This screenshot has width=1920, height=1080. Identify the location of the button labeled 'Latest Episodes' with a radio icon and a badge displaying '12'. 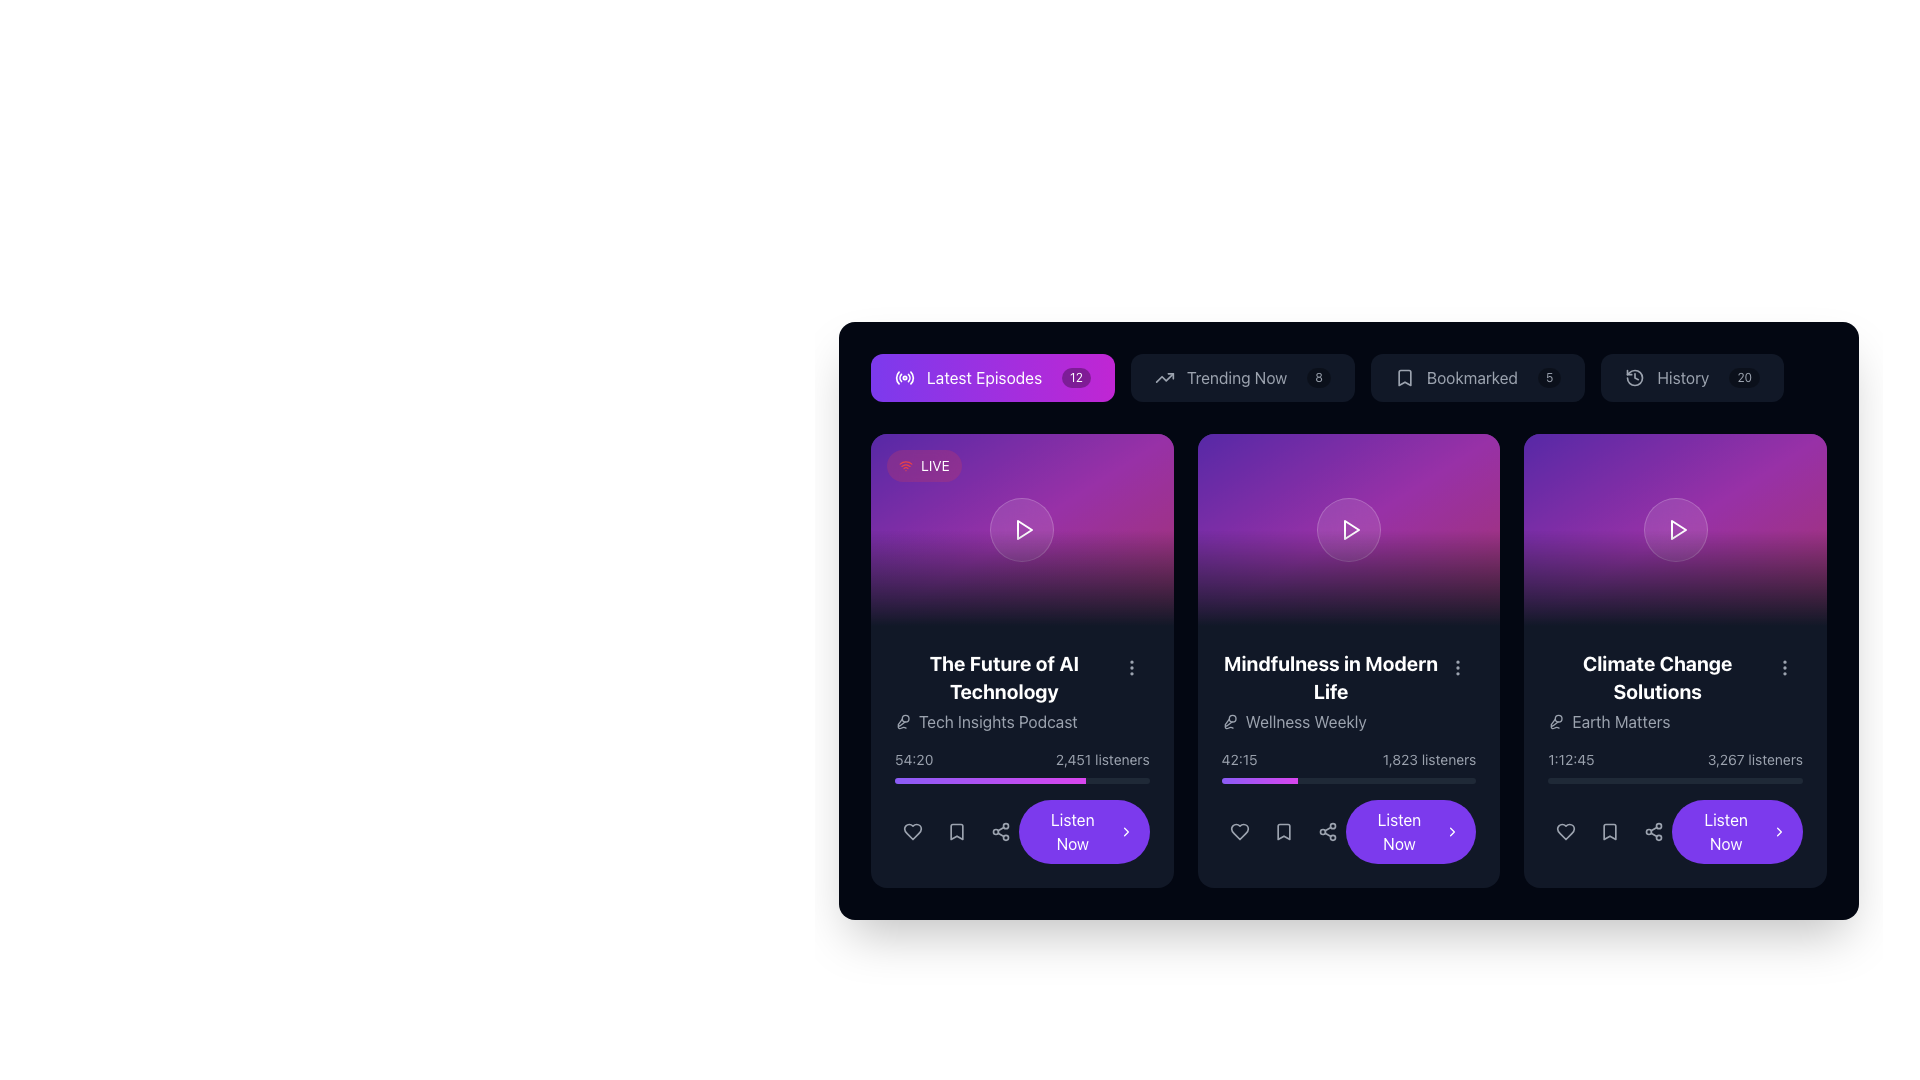
(993, 378).